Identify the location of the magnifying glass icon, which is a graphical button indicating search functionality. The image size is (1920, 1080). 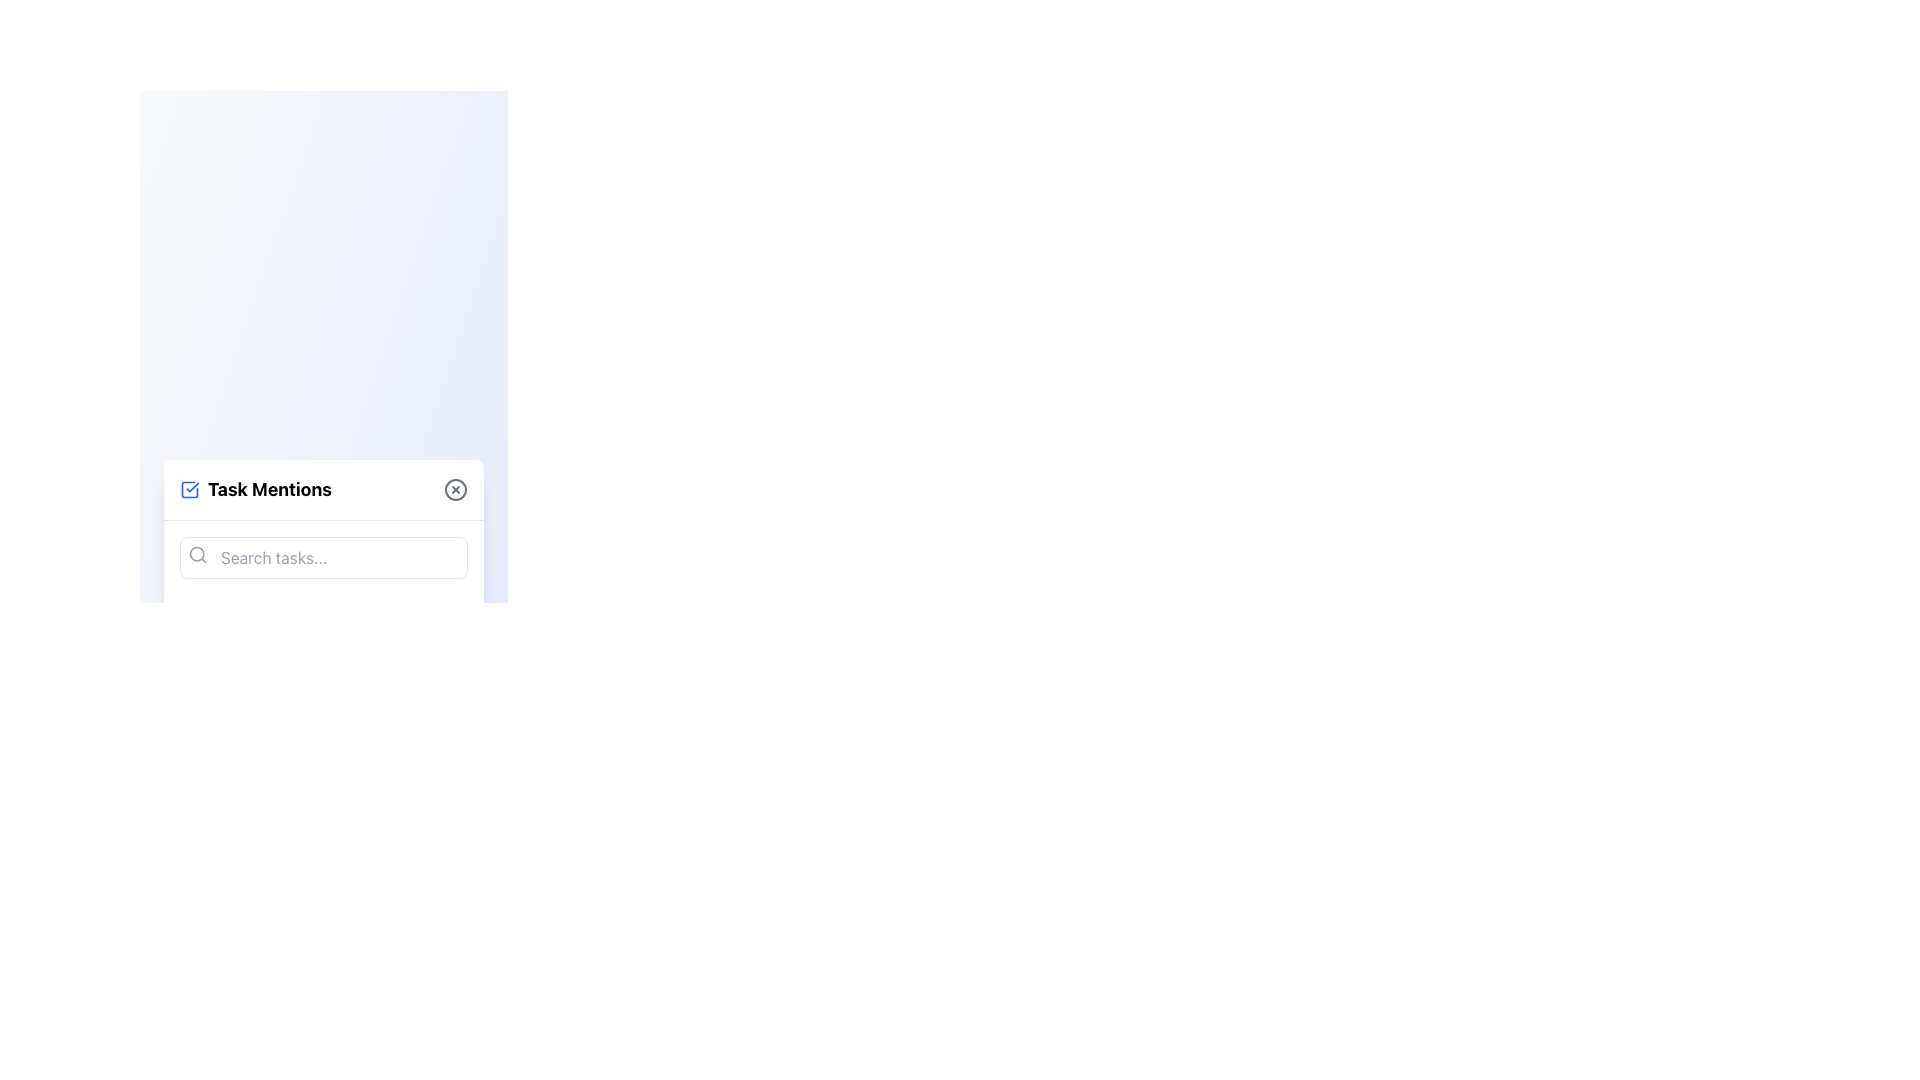
(197, 554).